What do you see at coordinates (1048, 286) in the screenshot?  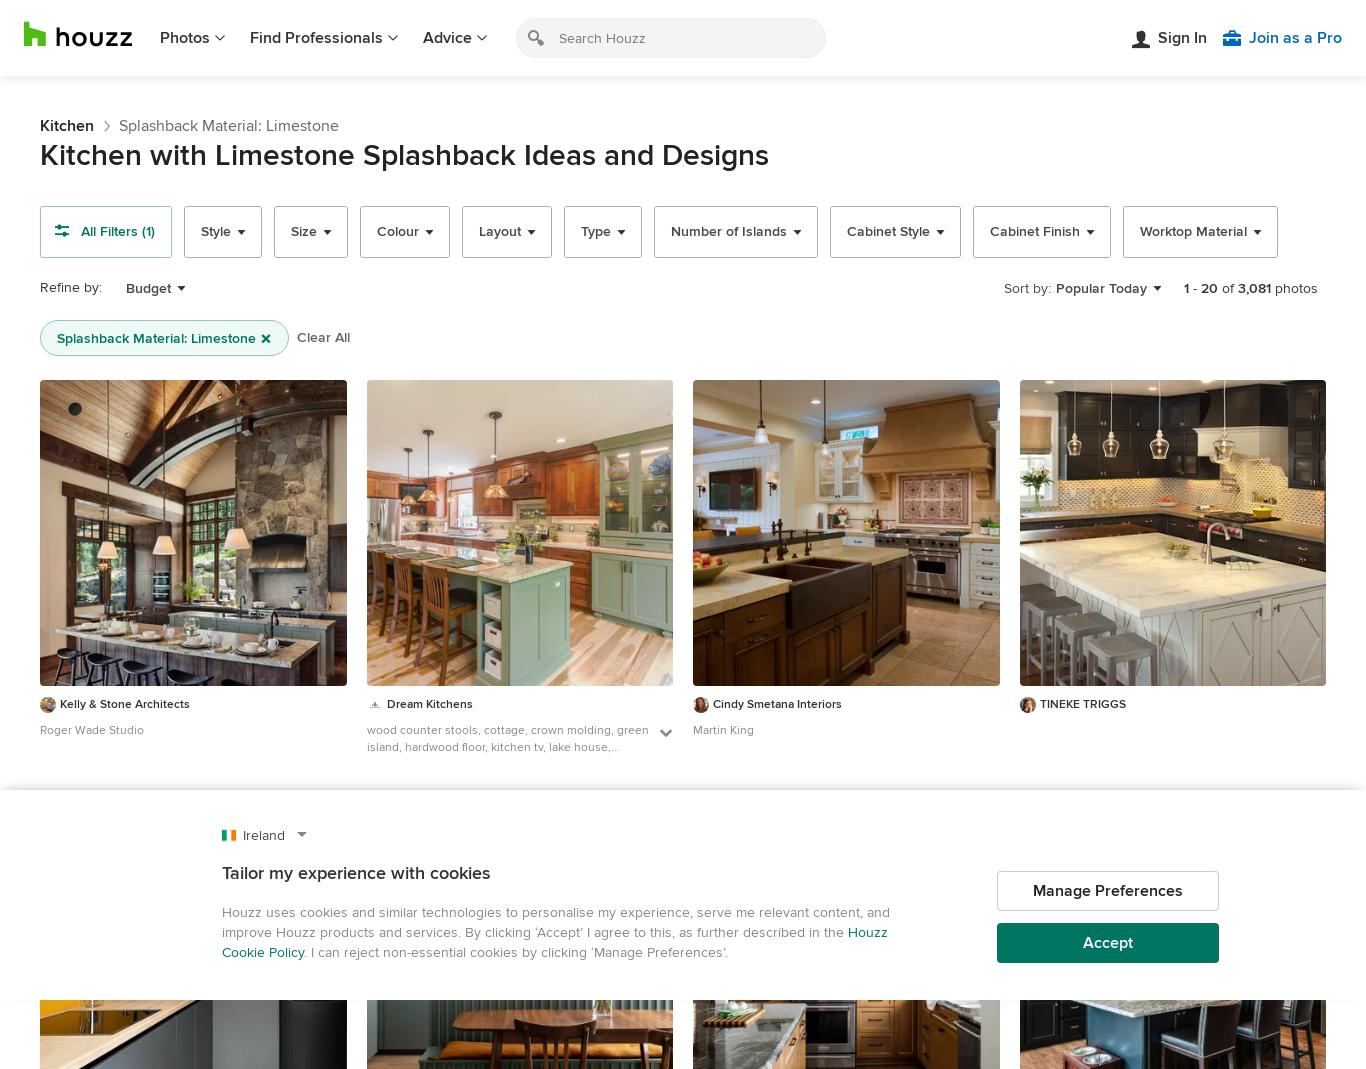 I see `':'` at bounding box center [1048, 286].